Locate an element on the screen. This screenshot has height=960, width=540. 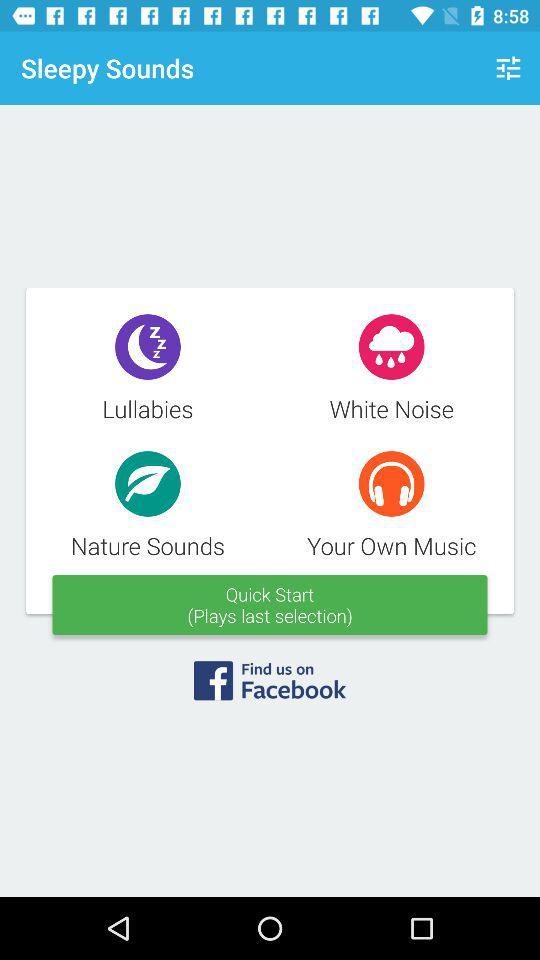
icon below the quick start plays item is located at coordinates (270, 687).